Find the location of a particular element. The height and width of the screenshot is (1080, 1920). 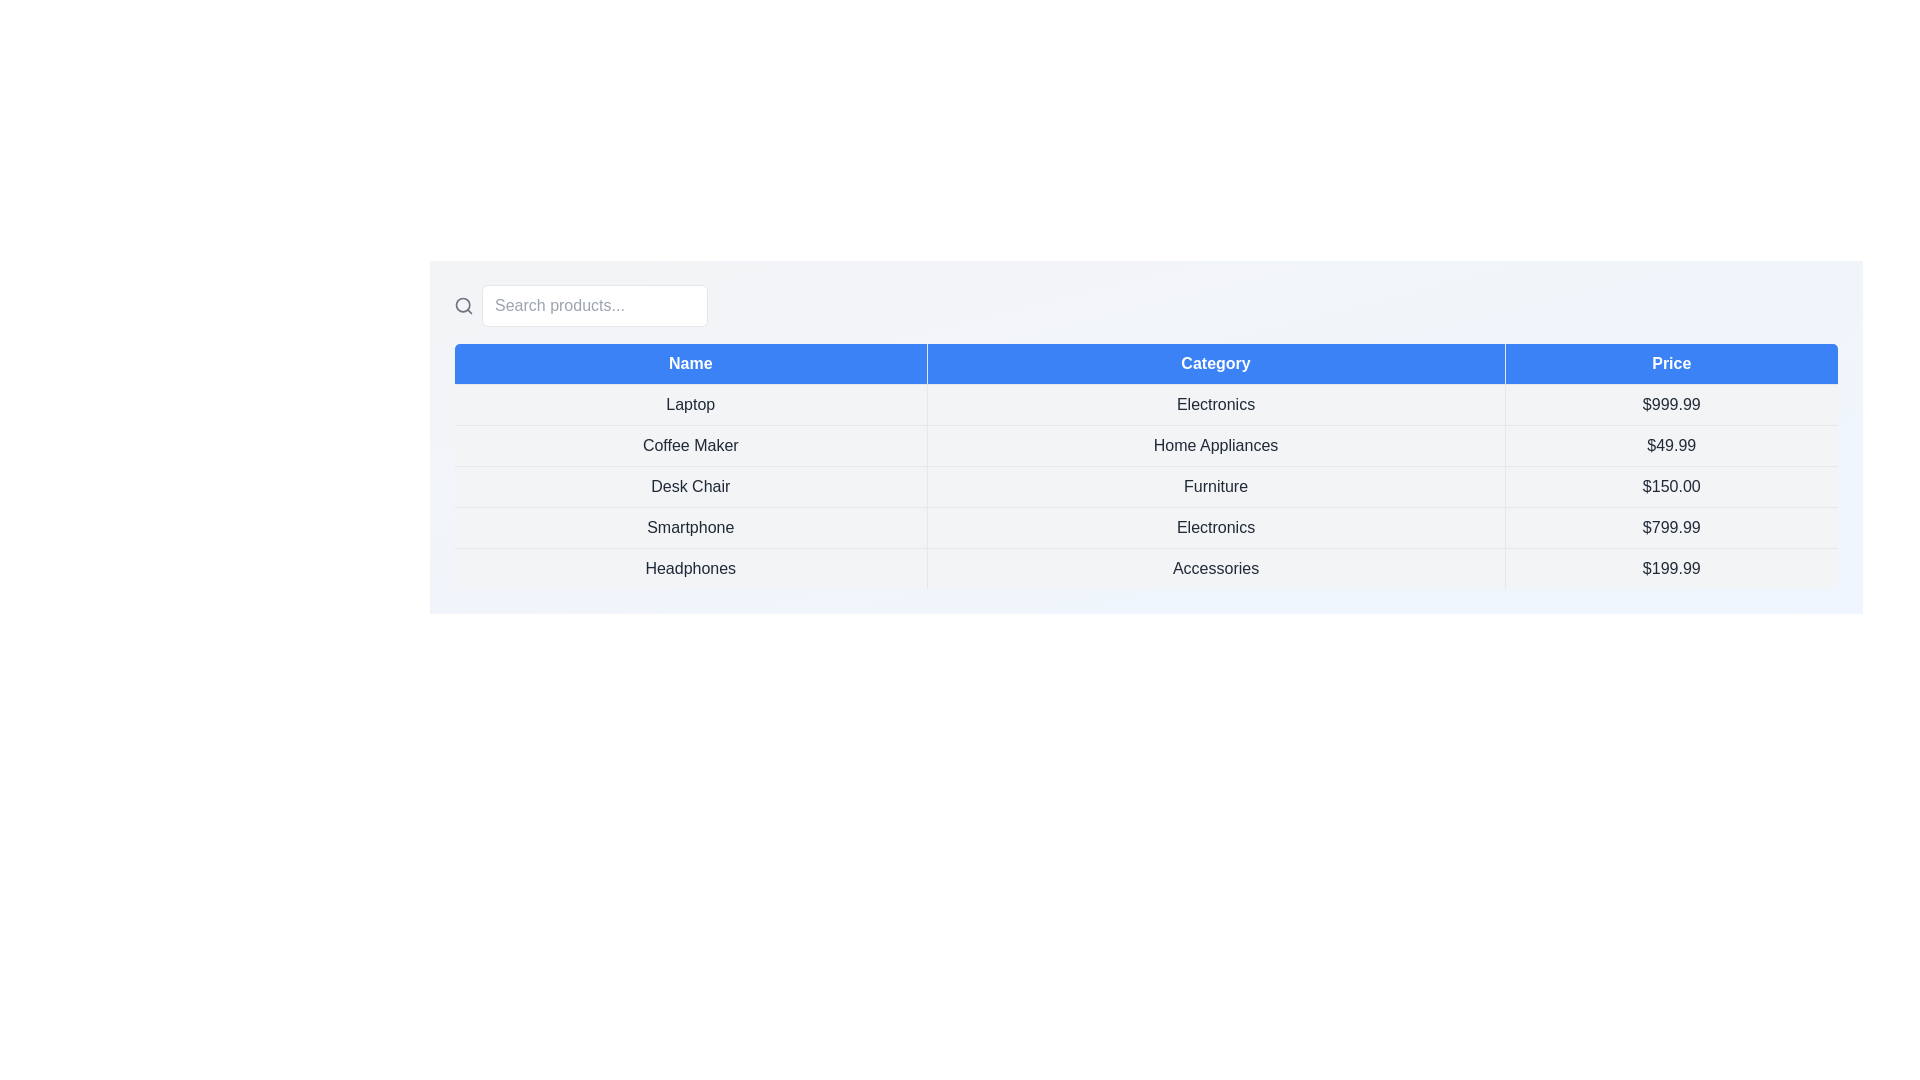

price displayed in the right-most column of the table for the first row, which is adjacent to the 'Electronics' value and diagonally to the 'Laptop' name is located at coordinates (1671, 405).